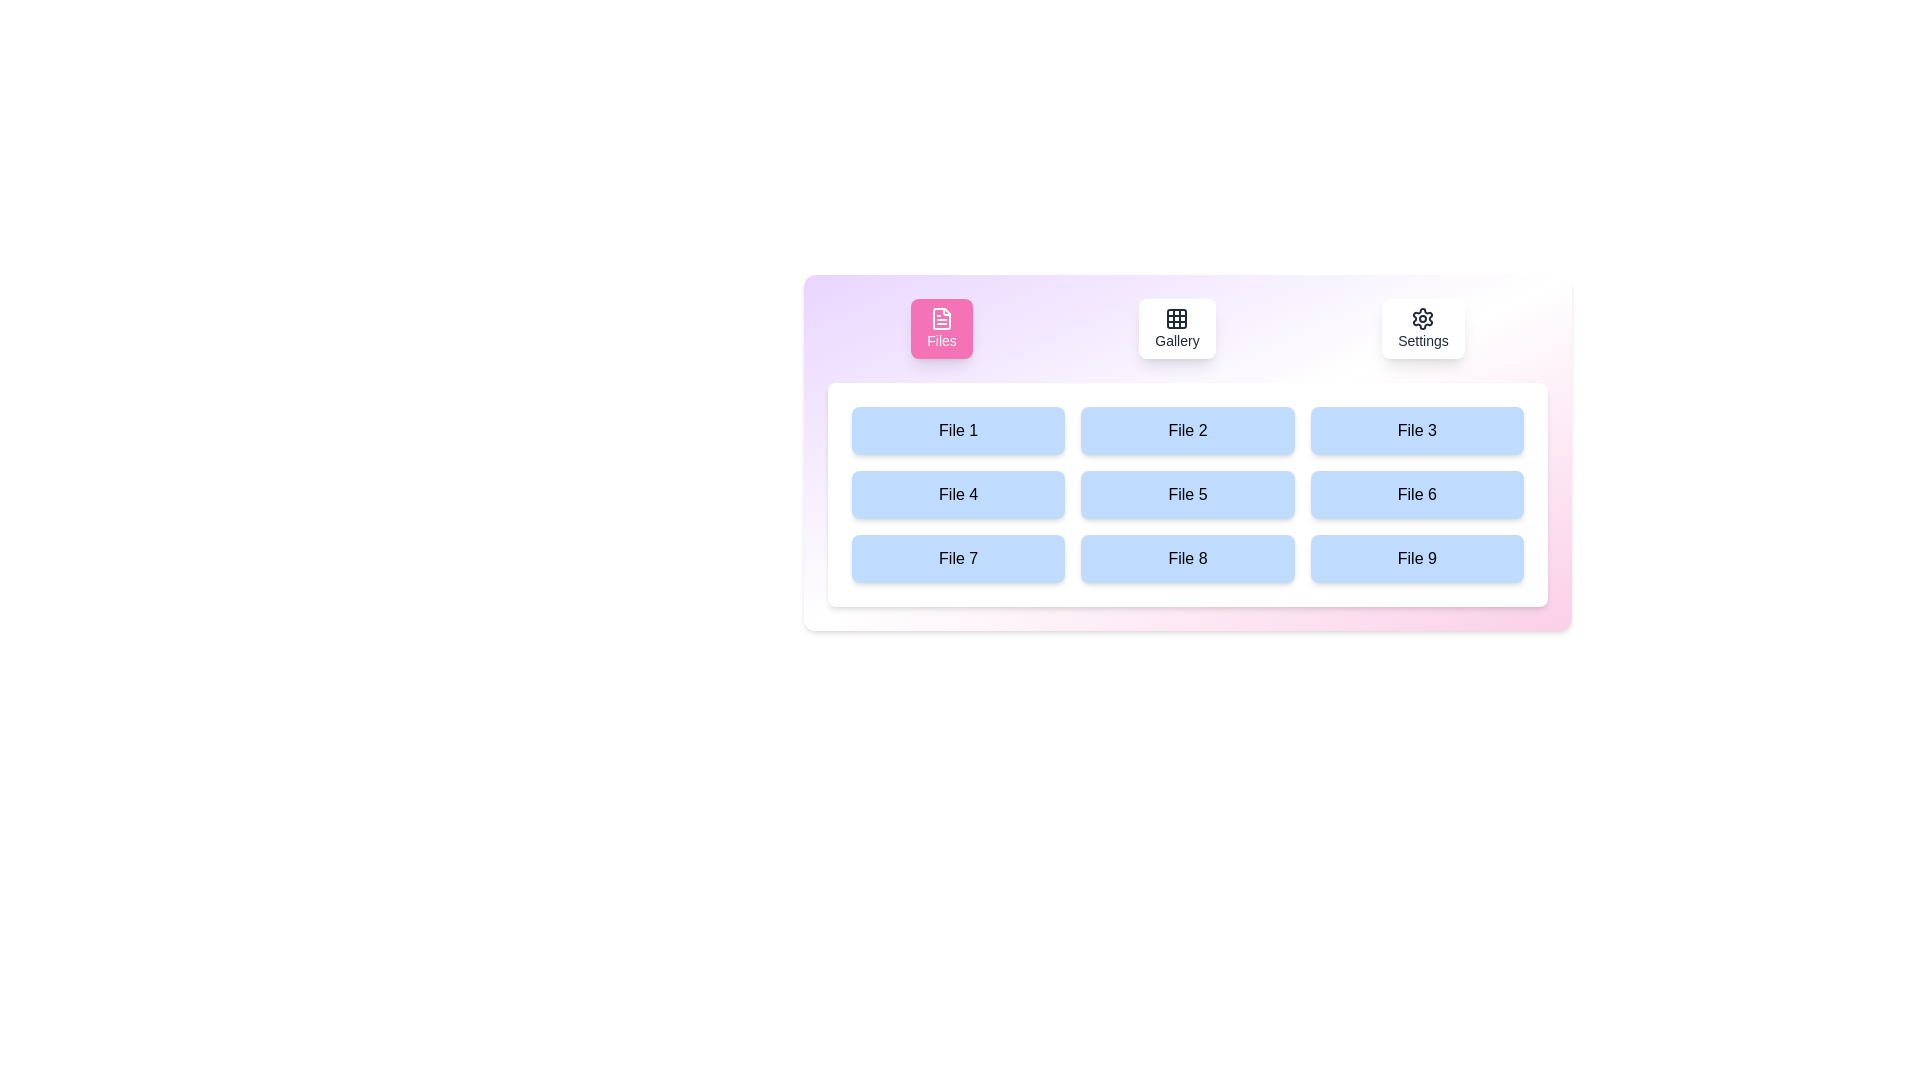  Describe the element at coordinates (940, 327) in the screenshot. I see `the Files tab by clicking its button` at that location.